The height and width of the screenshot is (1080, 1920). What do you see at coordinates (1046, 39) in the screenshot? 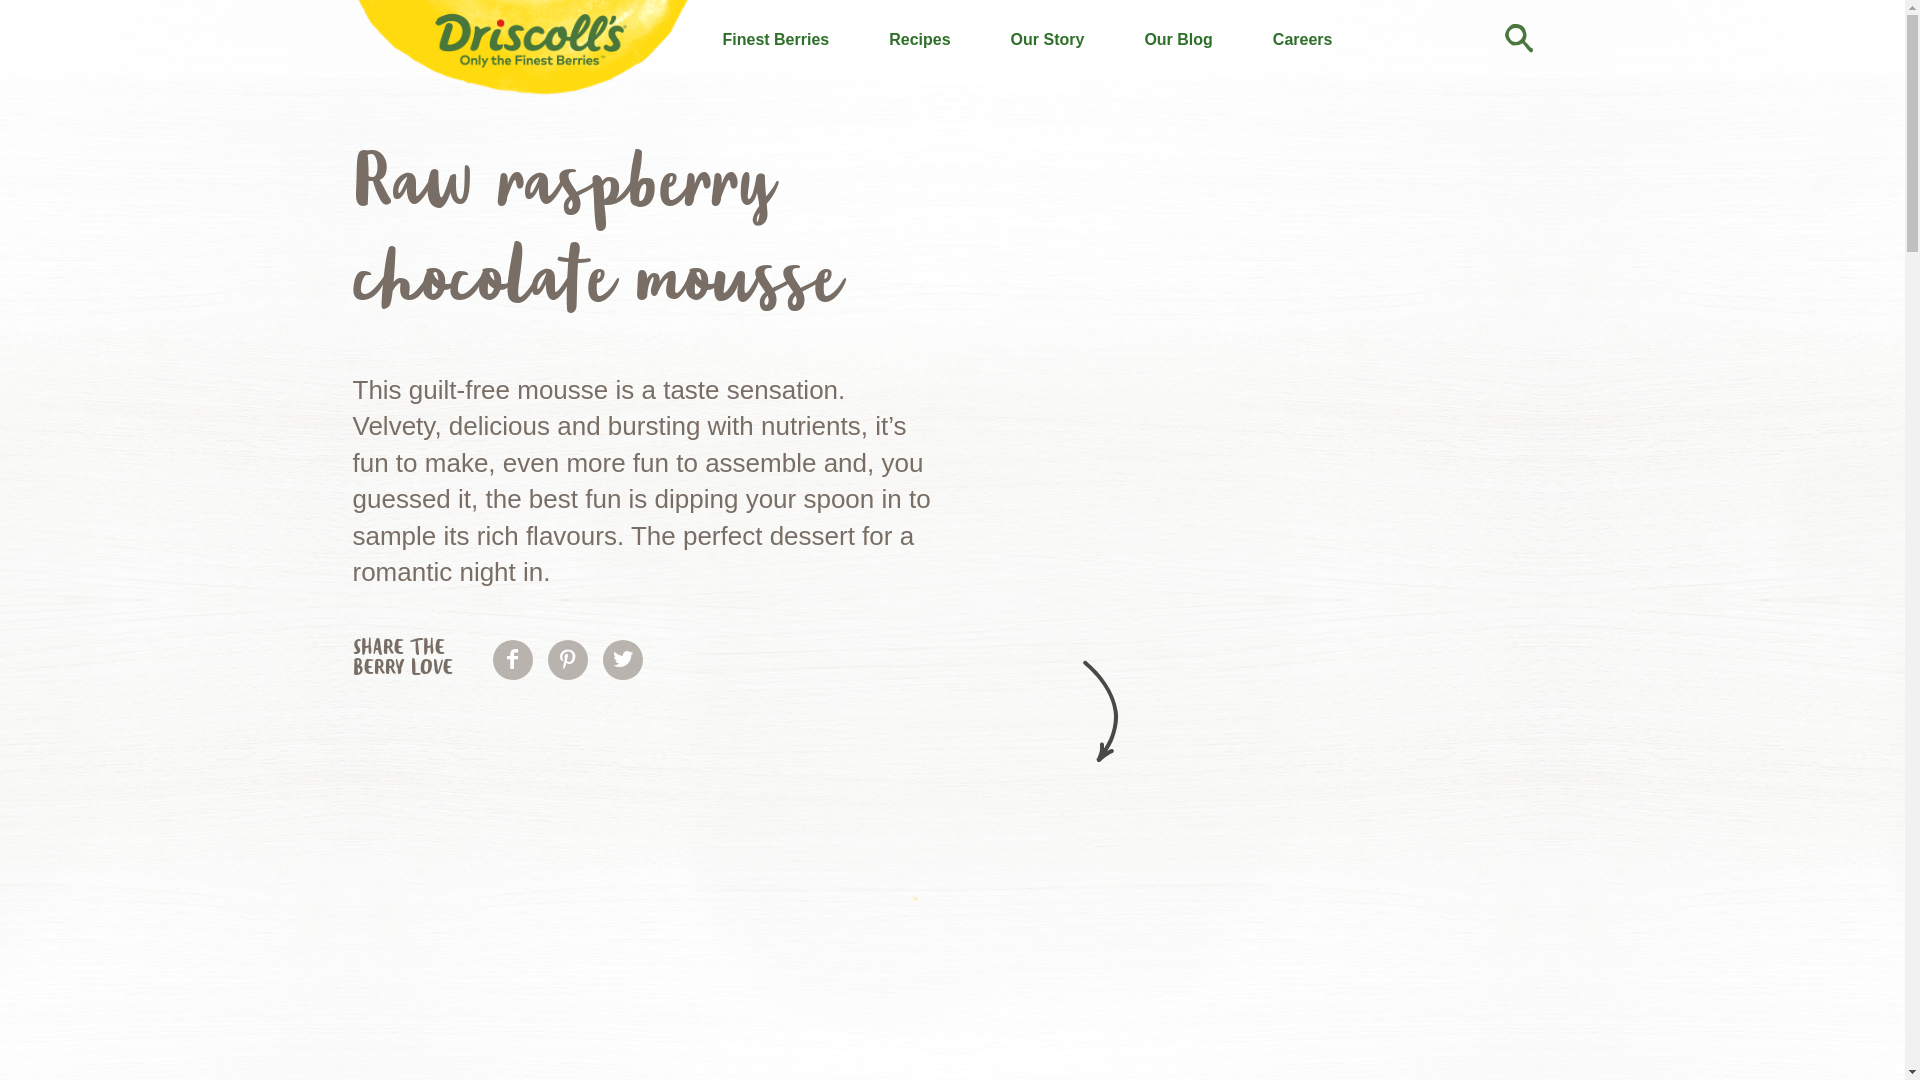
I see `'Our Story'` at bounding box center [1046, 39].